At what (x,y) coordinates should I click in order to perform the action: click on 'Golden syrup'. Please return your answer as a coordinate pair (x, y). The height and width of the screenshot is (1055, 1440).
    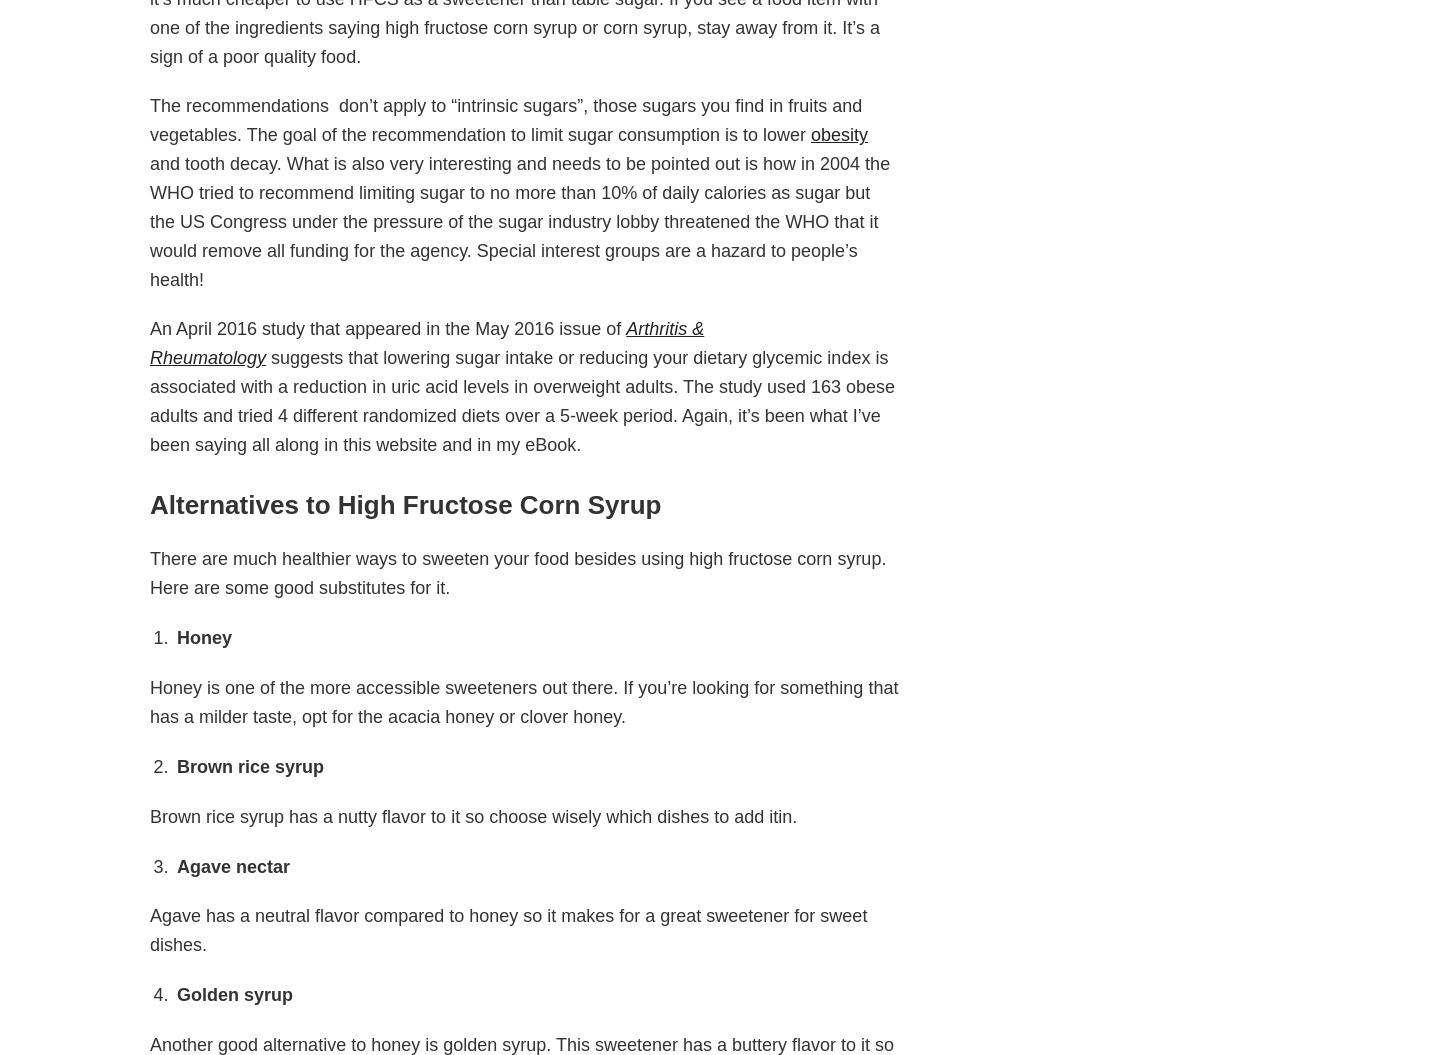
    Looking at the image, I should click on (234, 994).